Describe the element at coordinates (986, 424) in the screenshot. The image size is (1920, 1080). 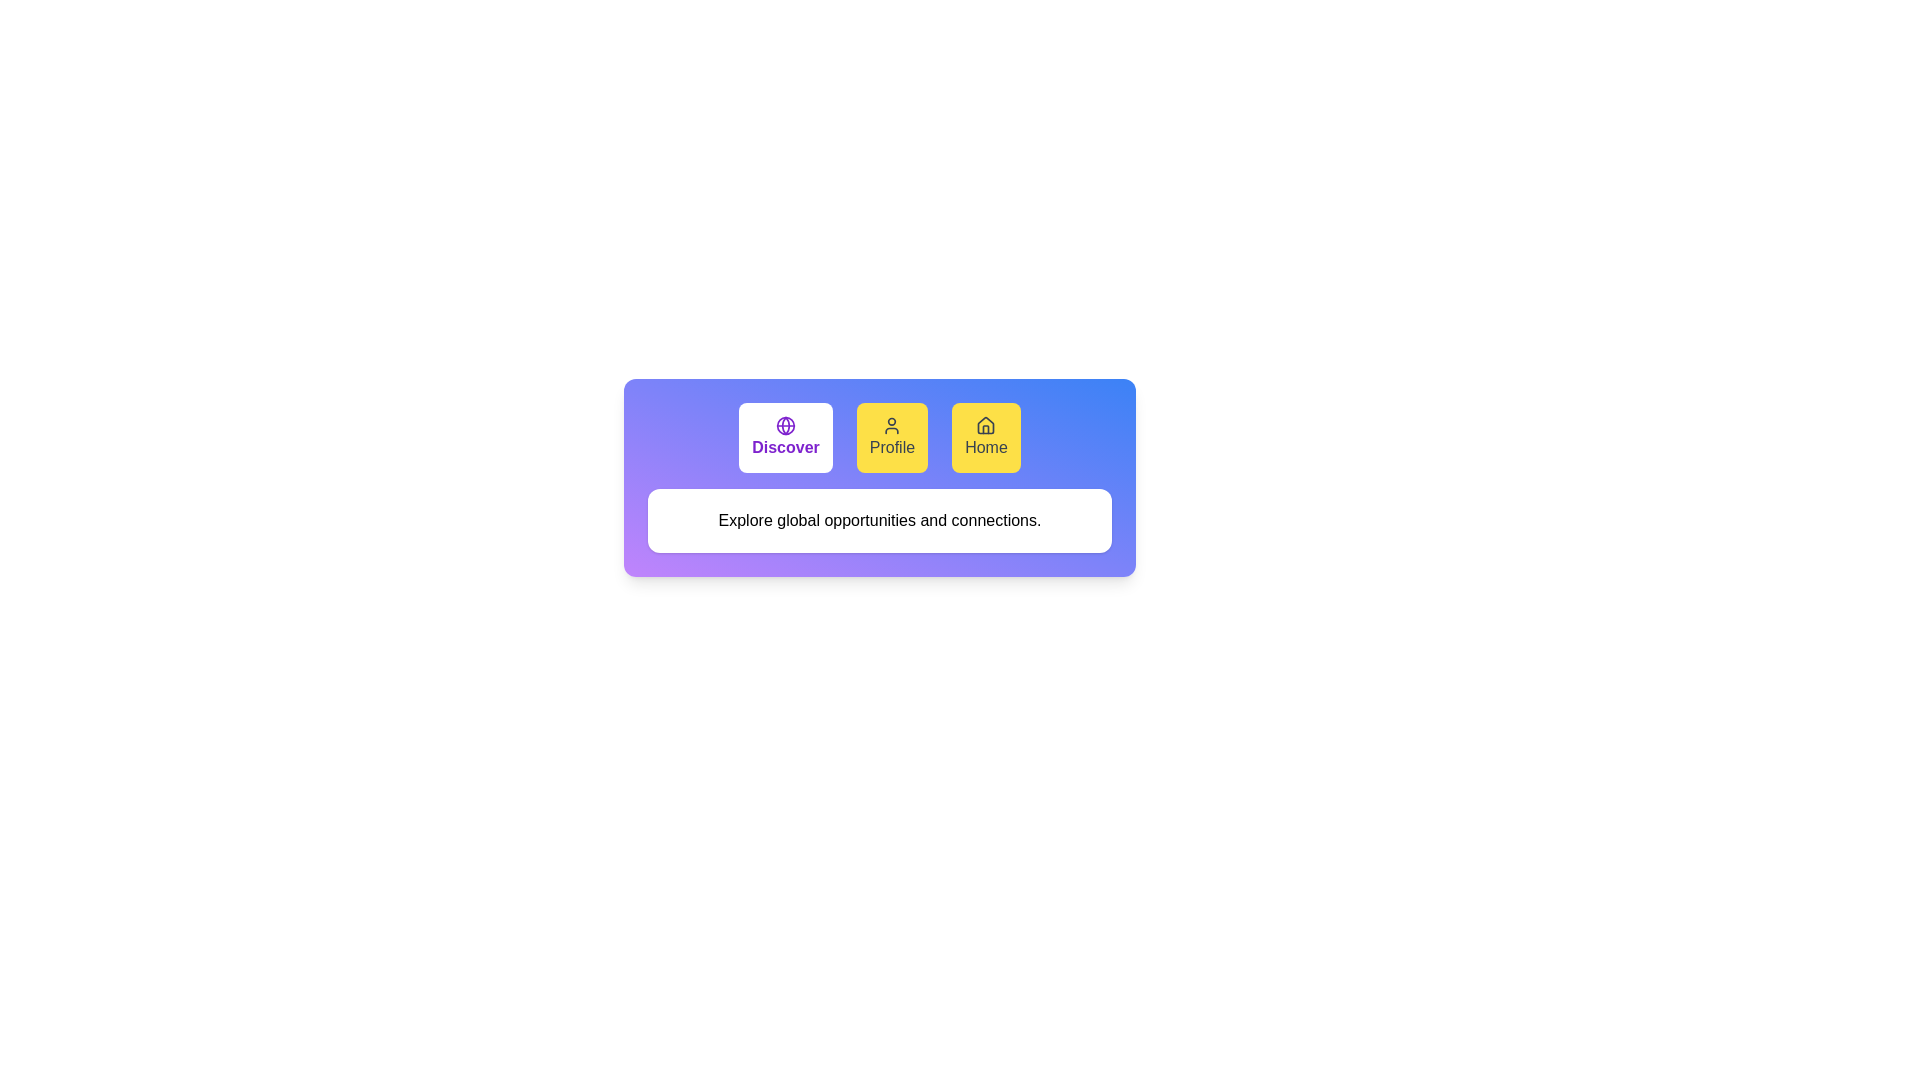
I see `the SVG icon representing a home symbol with a yellow background and light gray outline, located as the third button in a row of three buttons in the header section` at that location.